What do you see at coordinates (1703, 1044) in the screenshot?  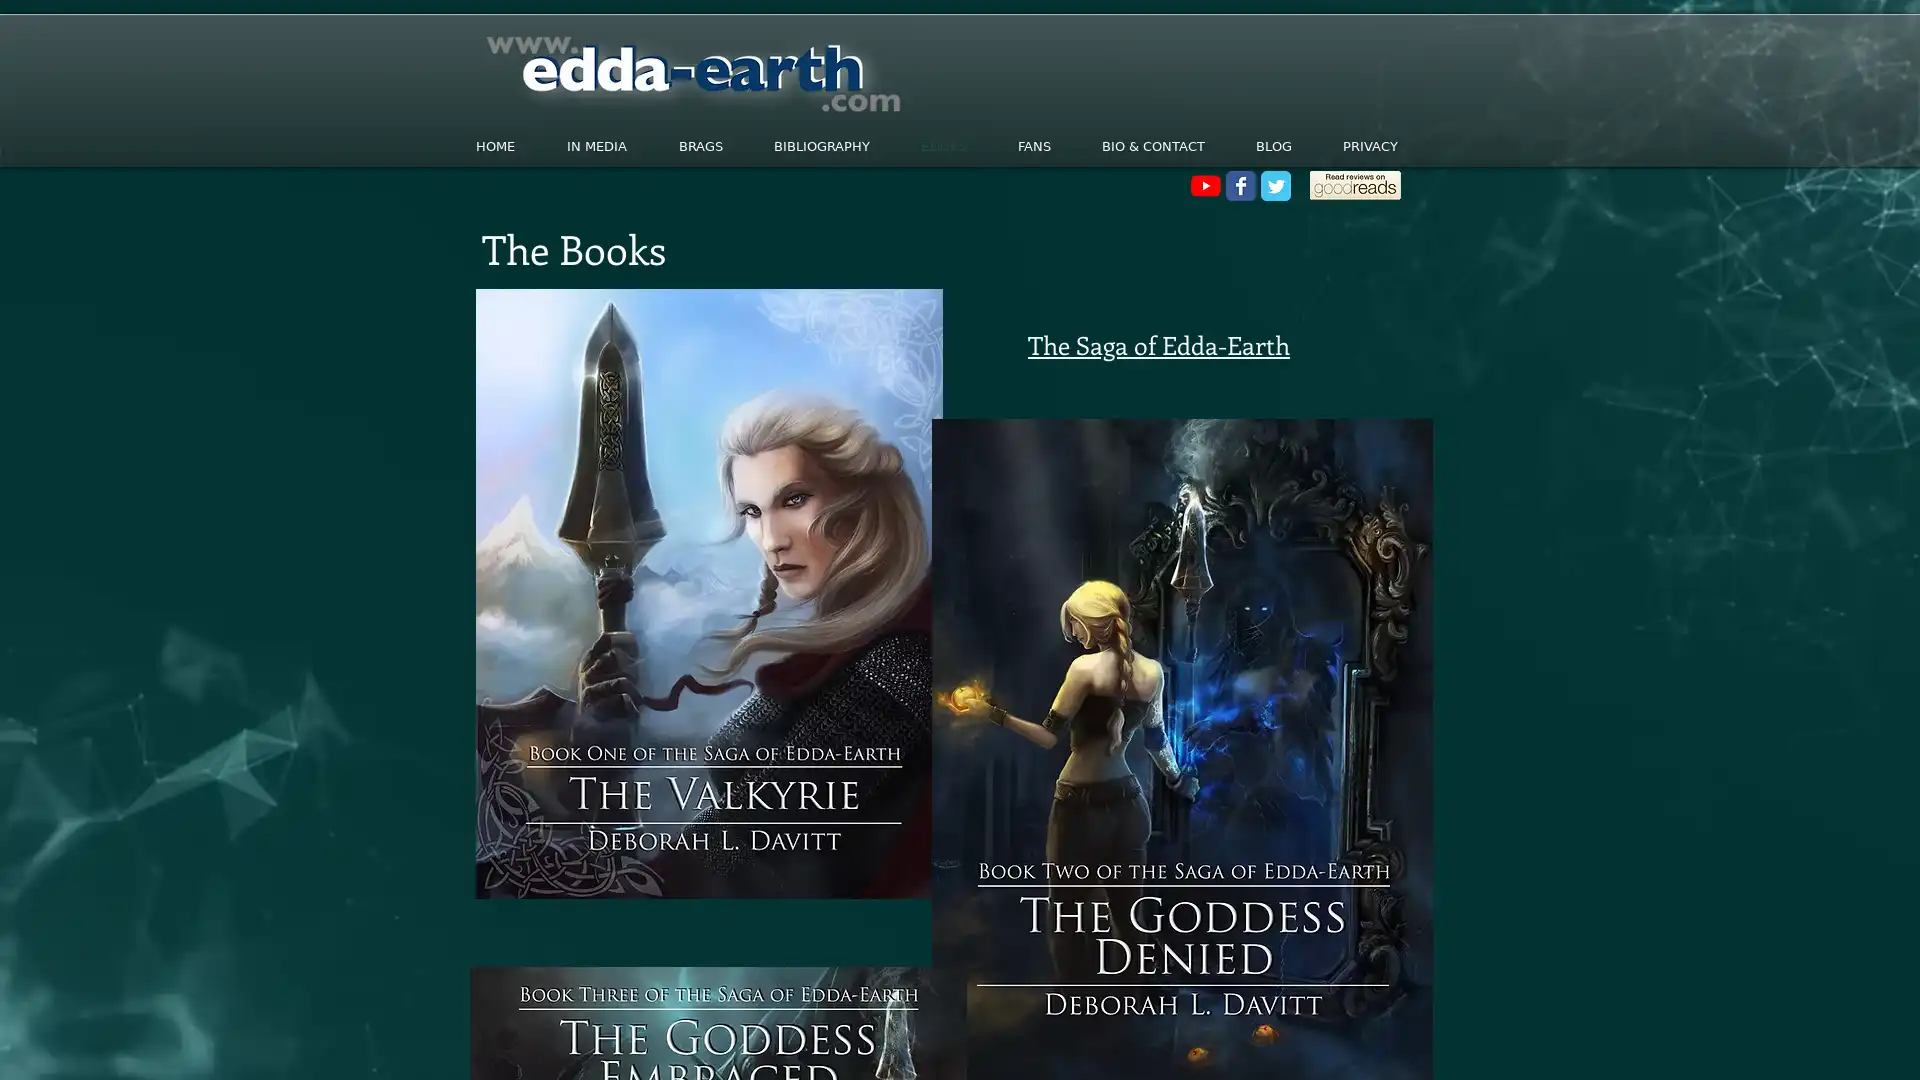 I see `Cookie Settings` at bounding box center [1703, 1044].